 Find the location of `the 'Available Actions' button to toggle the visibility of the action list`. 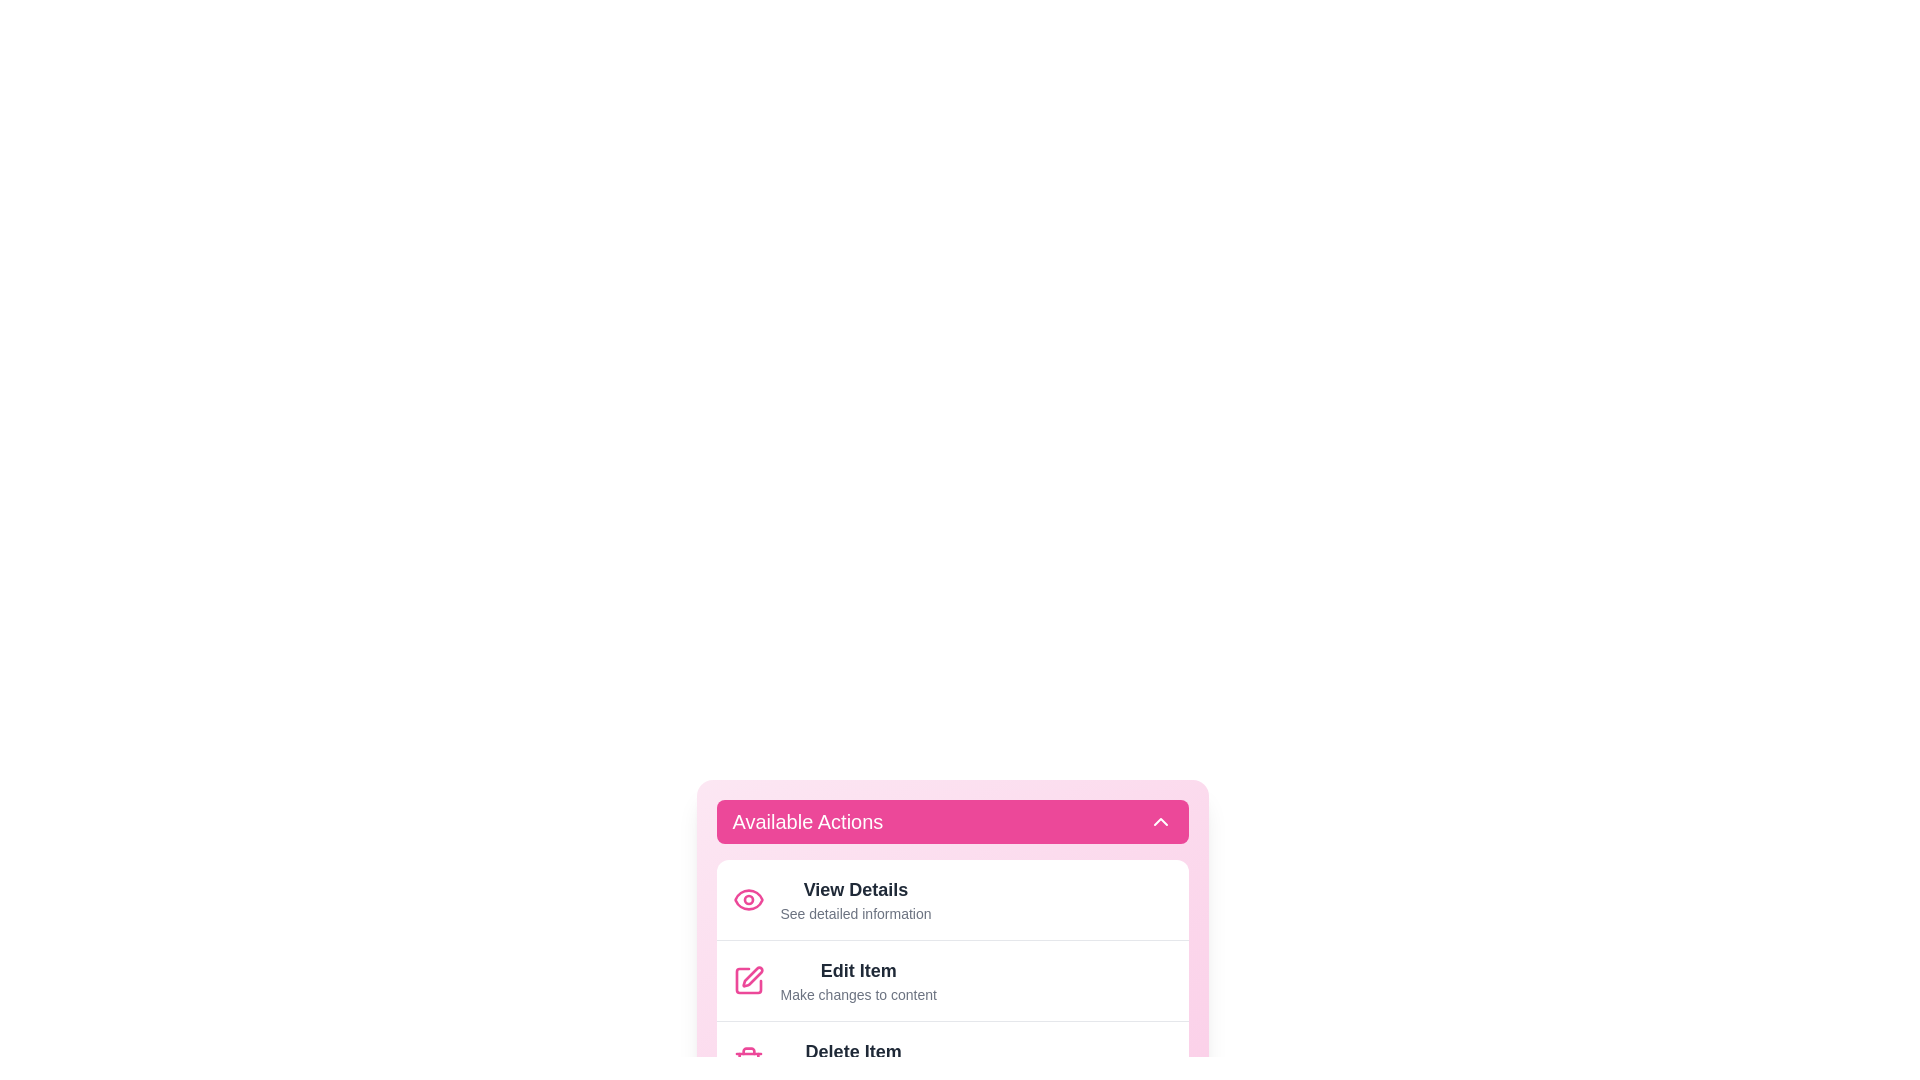

the 'Available Actions' button to toggle the visibility of the action list is located at coordinates (951, 821).